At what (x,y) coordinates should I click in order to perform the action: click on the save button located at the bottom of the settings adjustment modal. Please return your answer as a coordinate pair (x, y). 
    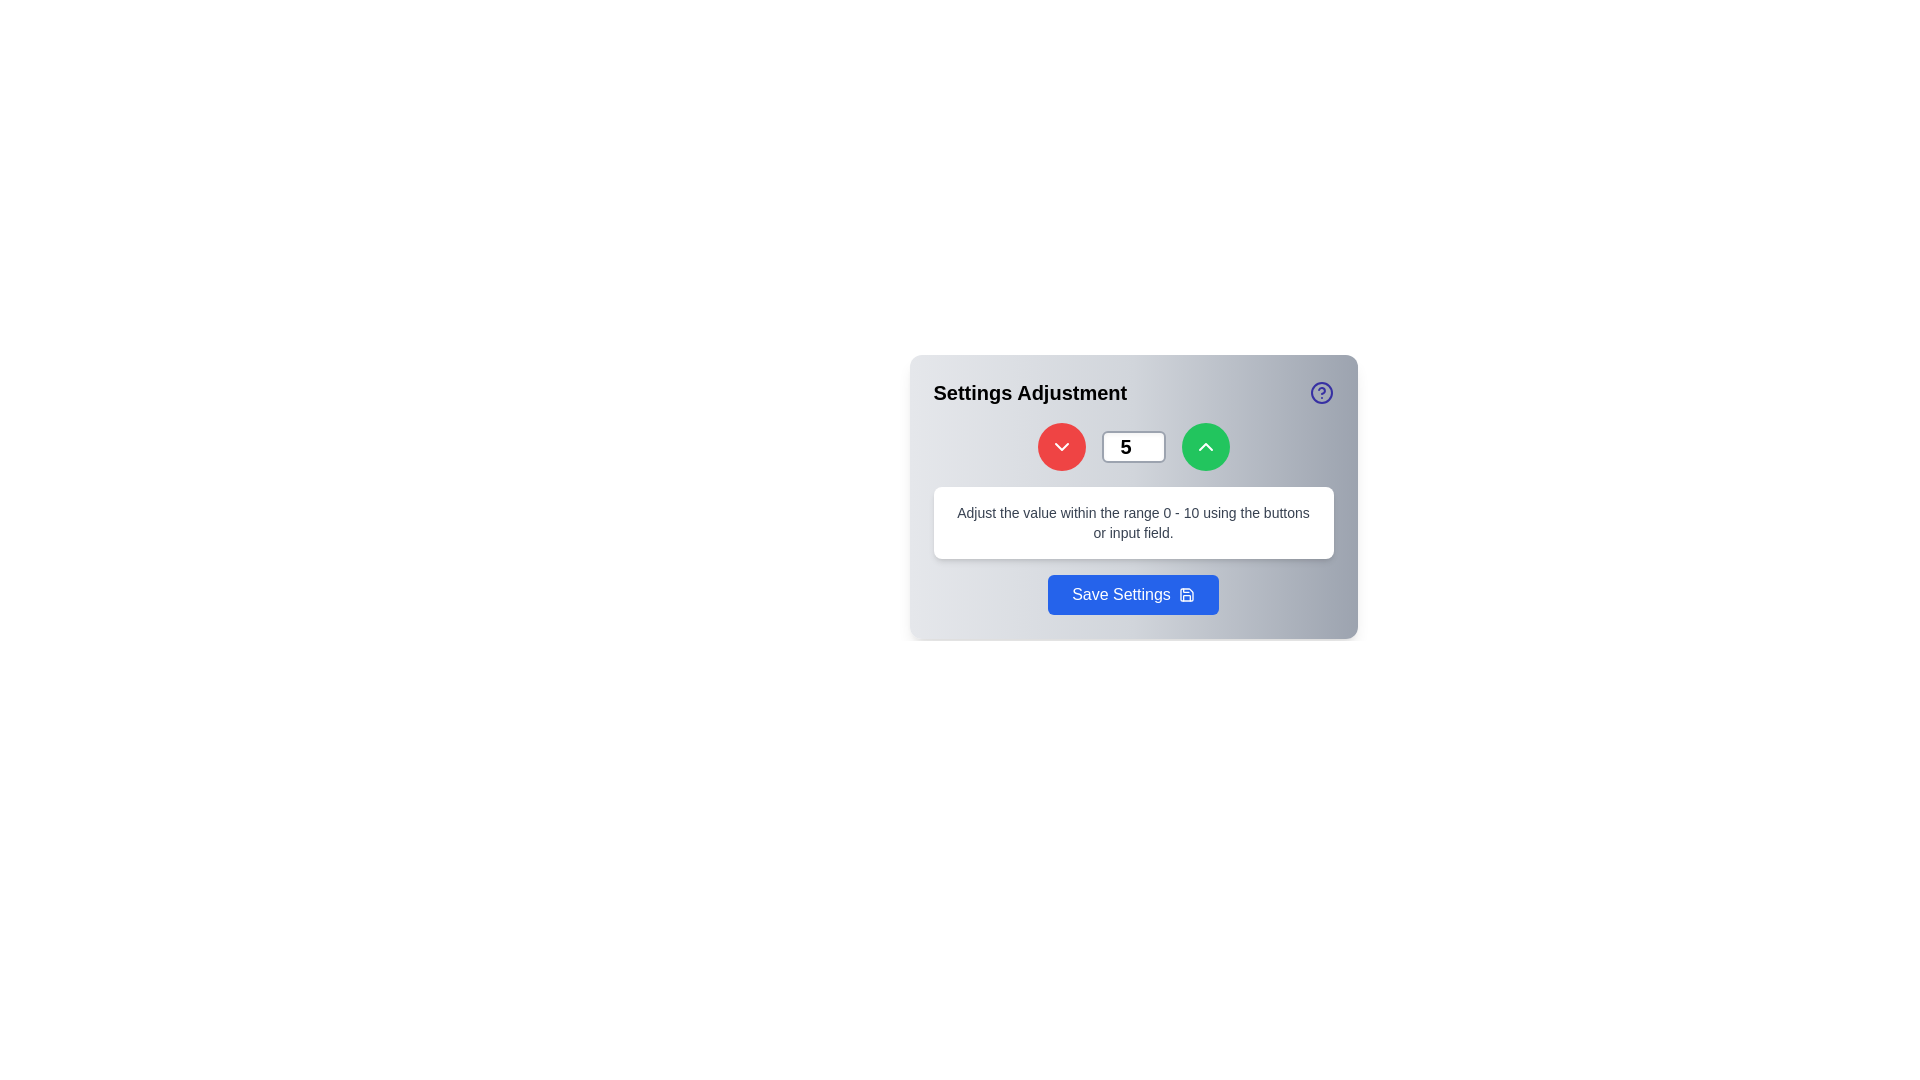
    Looking at the image, I should click on (1133, 593).